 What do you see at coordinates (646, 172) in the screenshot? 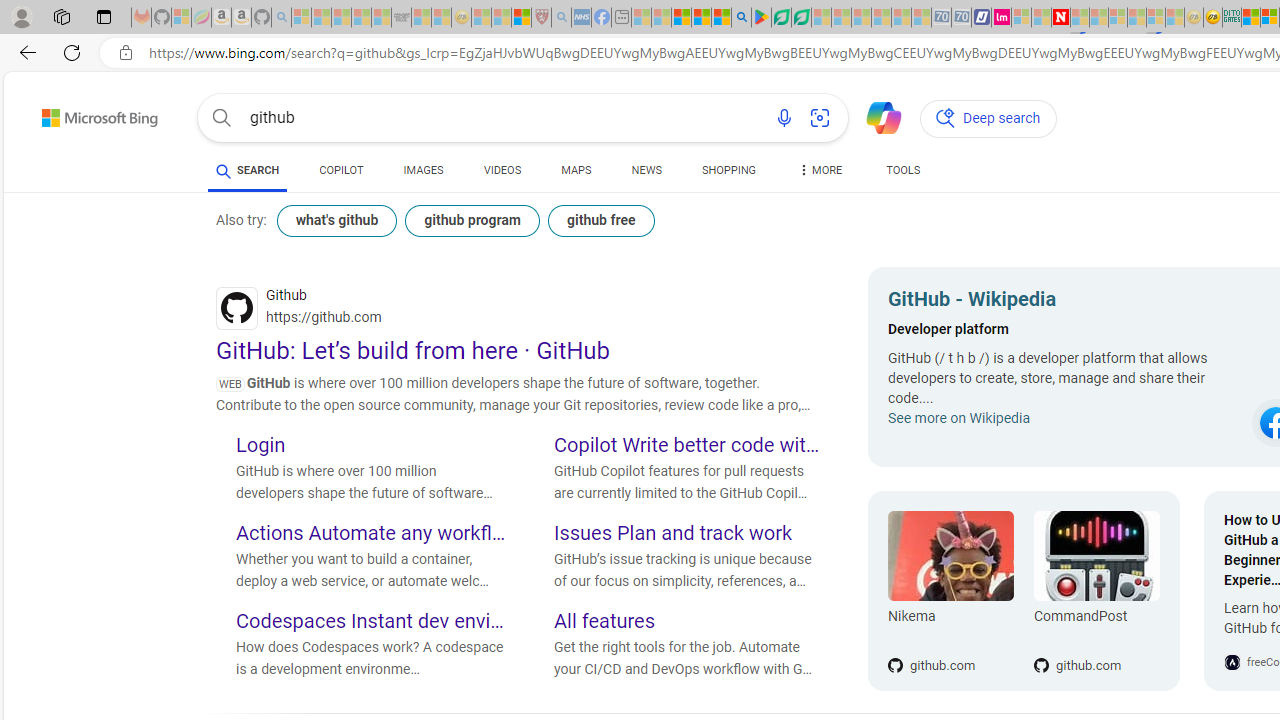
I see `'NEWS'` at bounding box center [646, 172].